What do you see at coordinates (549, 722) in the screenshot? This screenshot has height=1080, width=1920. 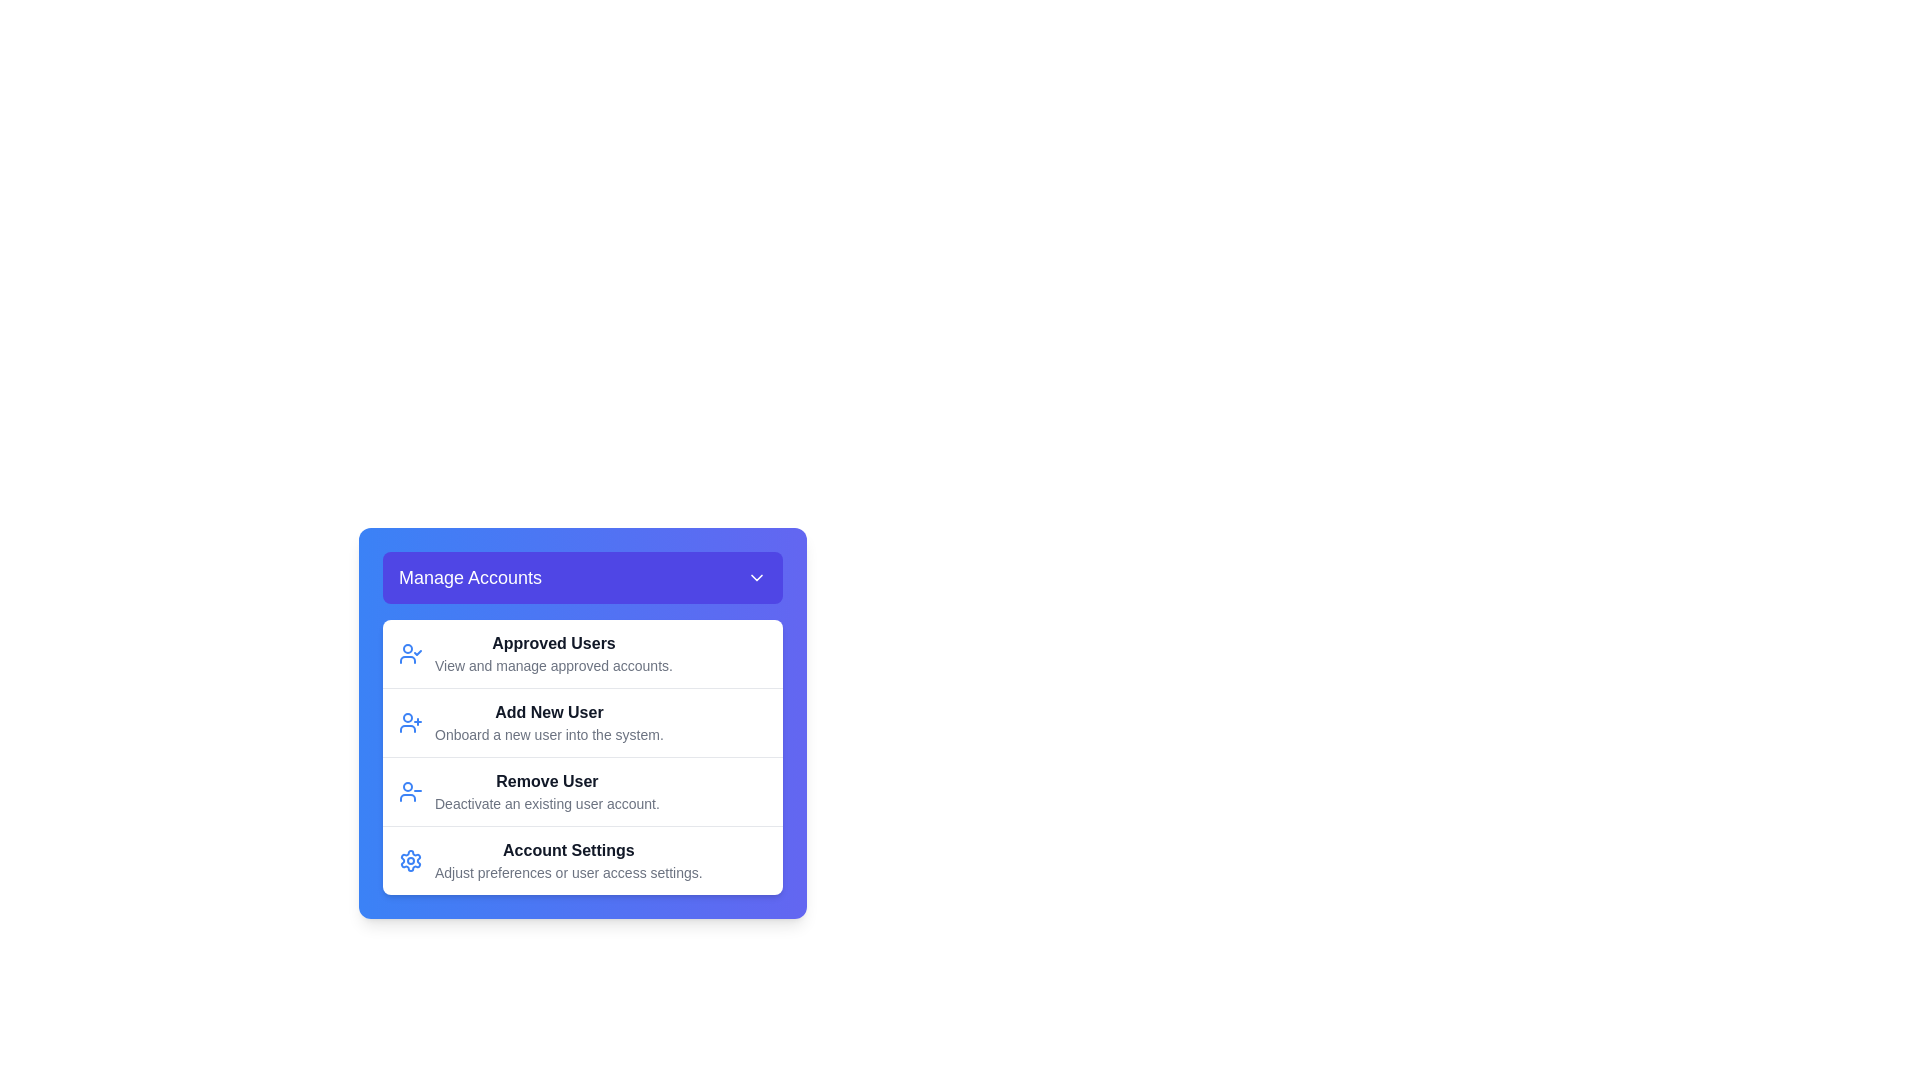 I see `the 'Onboard New User' text block located in the 'Manage Accounts' menu, which is the second item below 'Approved Users'` at bounding box center [549, 722].